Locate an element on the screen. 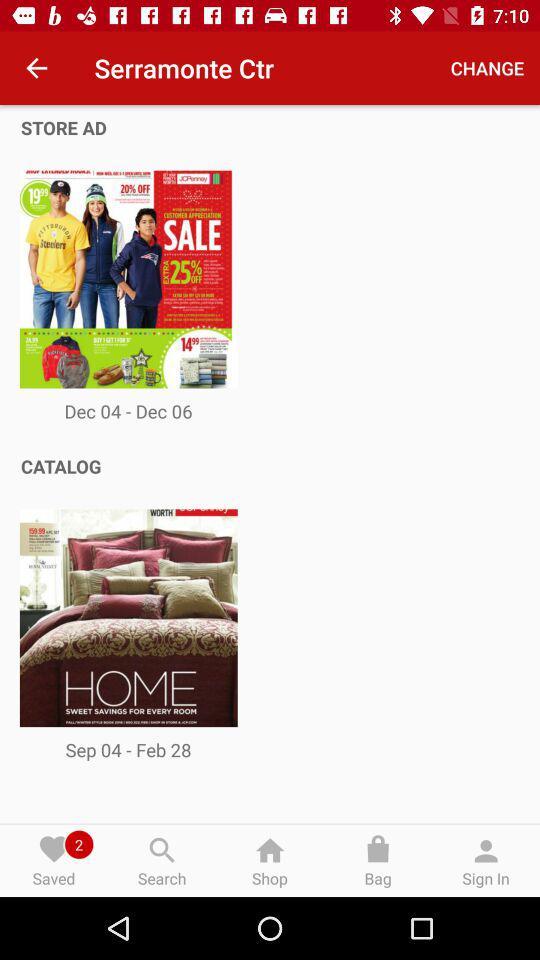 This screenshot has height=960, width=540. icon next to serramonte ctr item is located at coordinates (486, 68).